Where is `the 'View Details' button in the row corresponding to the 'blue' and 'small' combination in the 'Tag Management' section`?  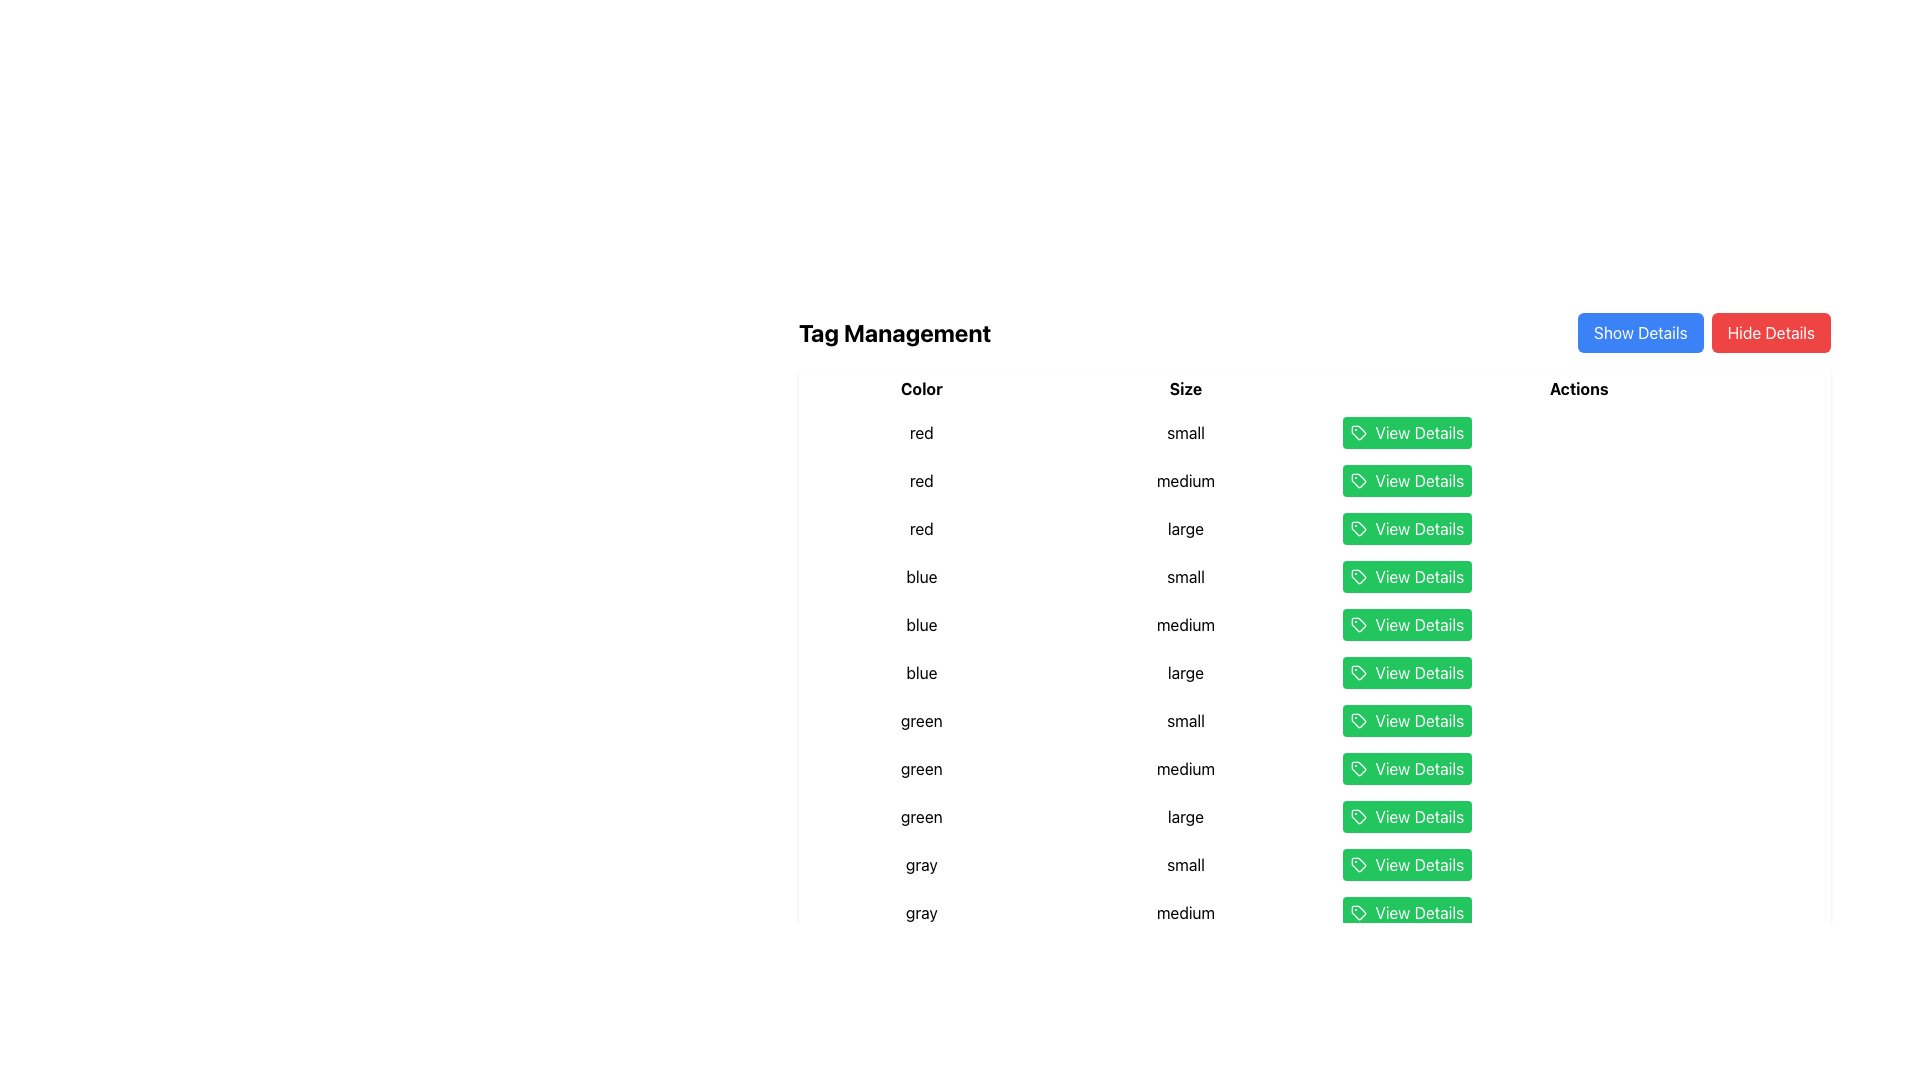
the 'View Details' button in the row corresponding to the 'blue' and 'small' combination in the 'Tag Management' section is located at coordinates (1315, 577).